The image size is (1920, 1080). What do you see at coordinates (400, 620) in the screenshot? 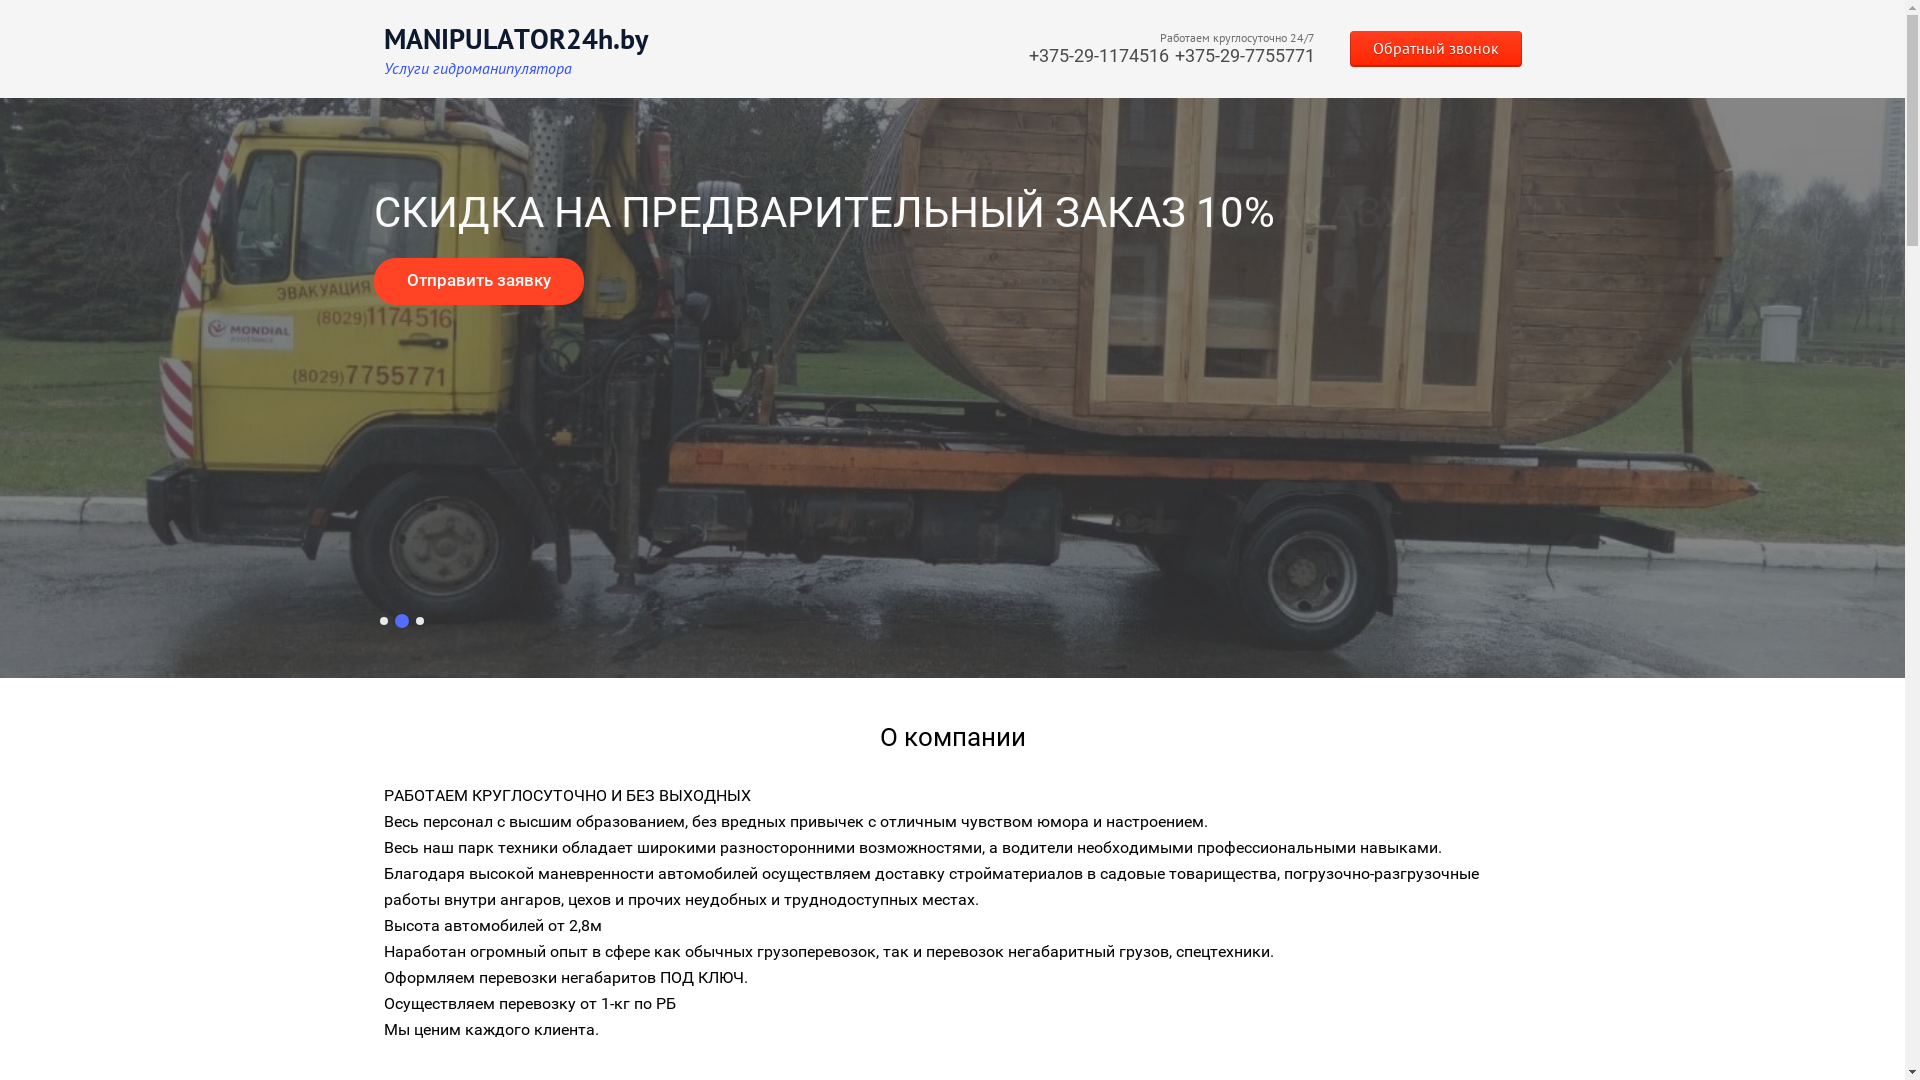
I see `'2'` at bounding box center [400, 620].